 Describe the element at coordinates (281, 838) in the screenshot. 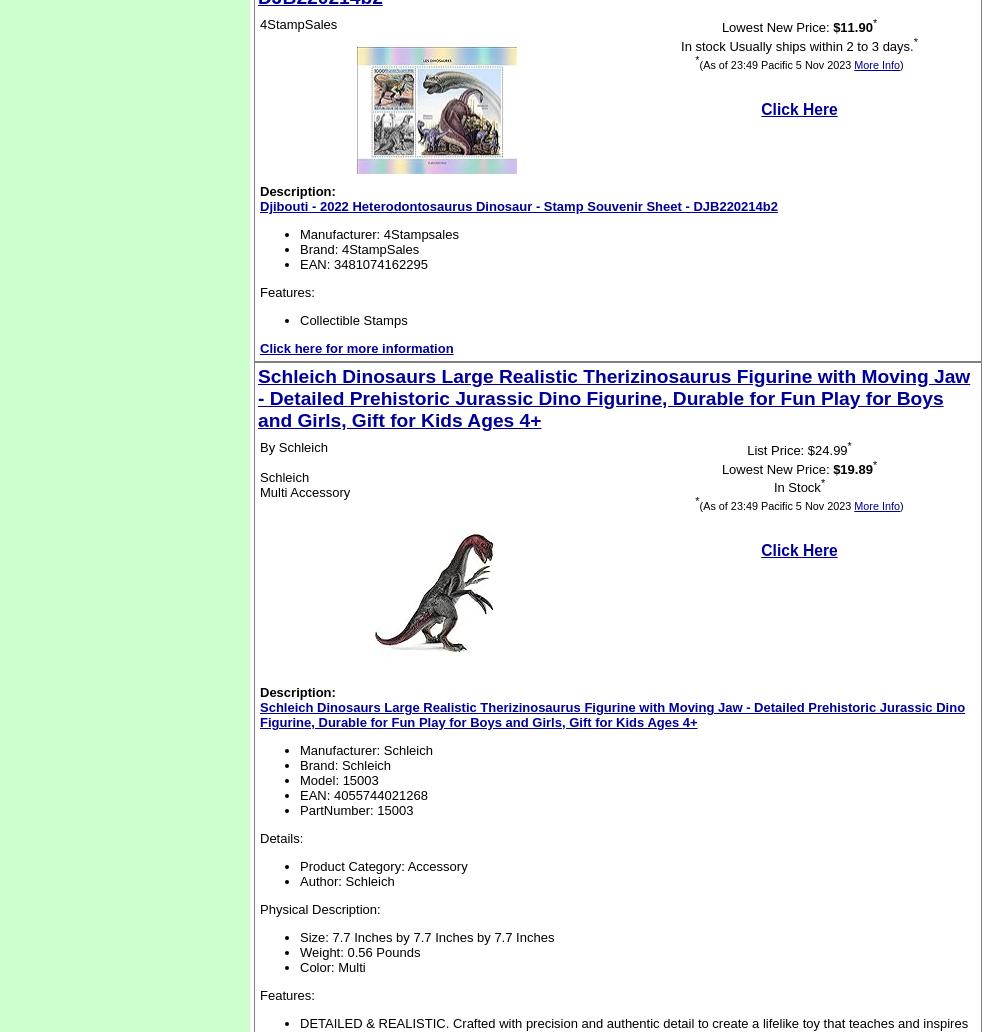

I see `'Details:'` at that location.